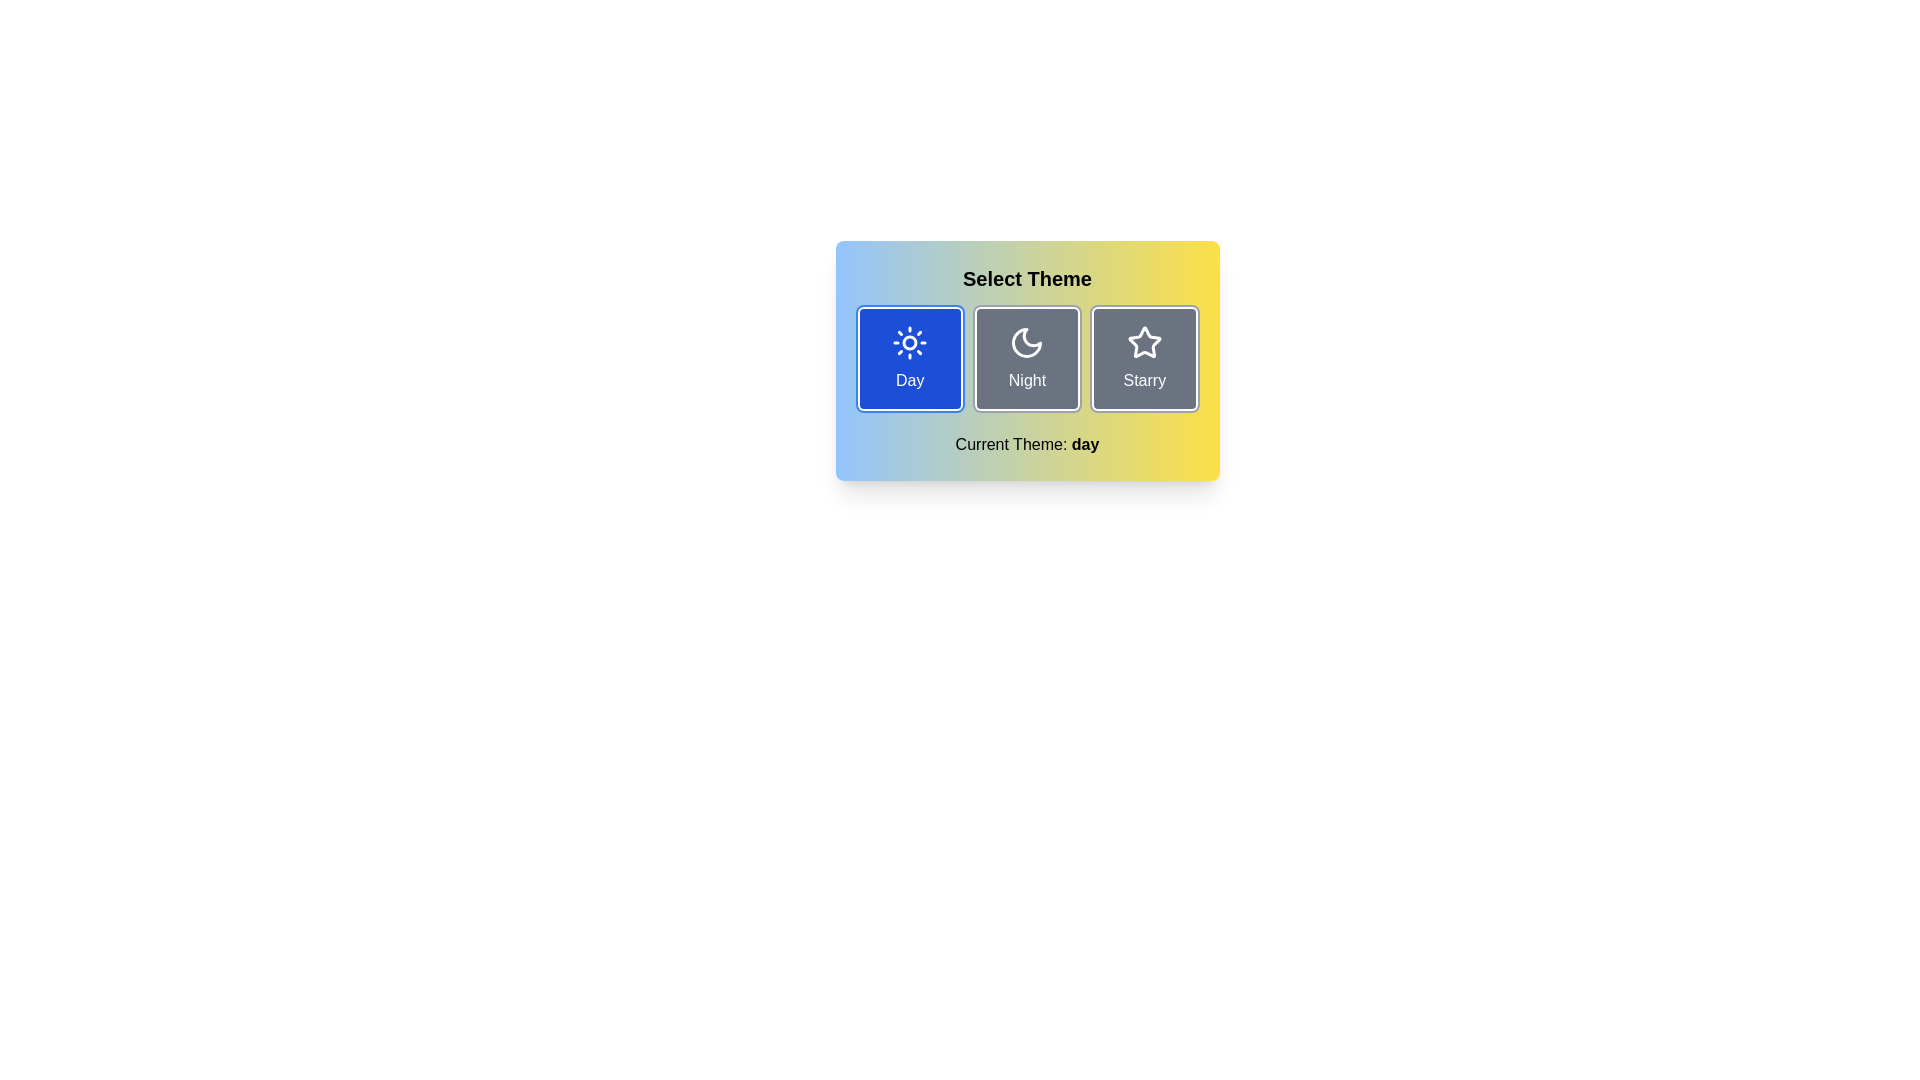  I want to click on the theme button labeled Starry to toggle the theme, so click(1143, 357).